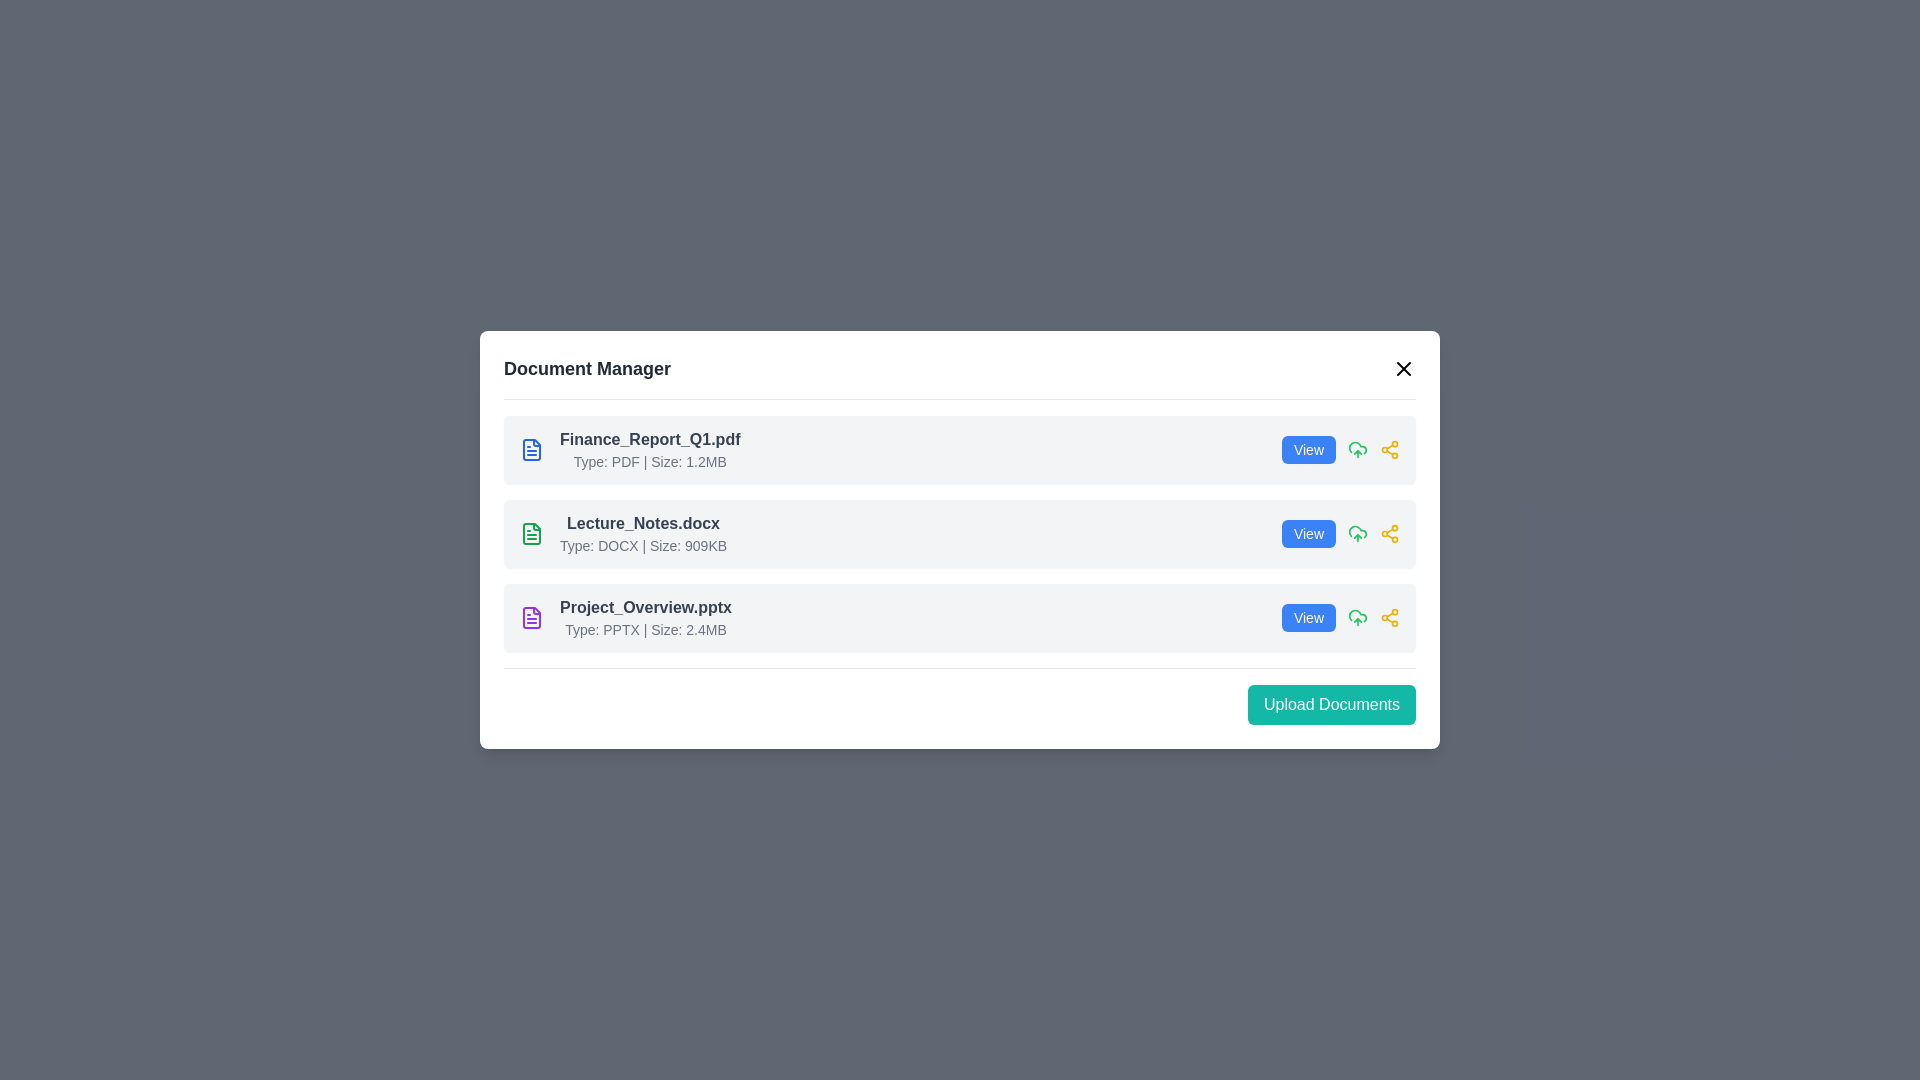  Describe the element at coordinates (645, 616) in the screenshot. I see `the text label representing the third document entry in the 'Document Manager' interface` at that location.